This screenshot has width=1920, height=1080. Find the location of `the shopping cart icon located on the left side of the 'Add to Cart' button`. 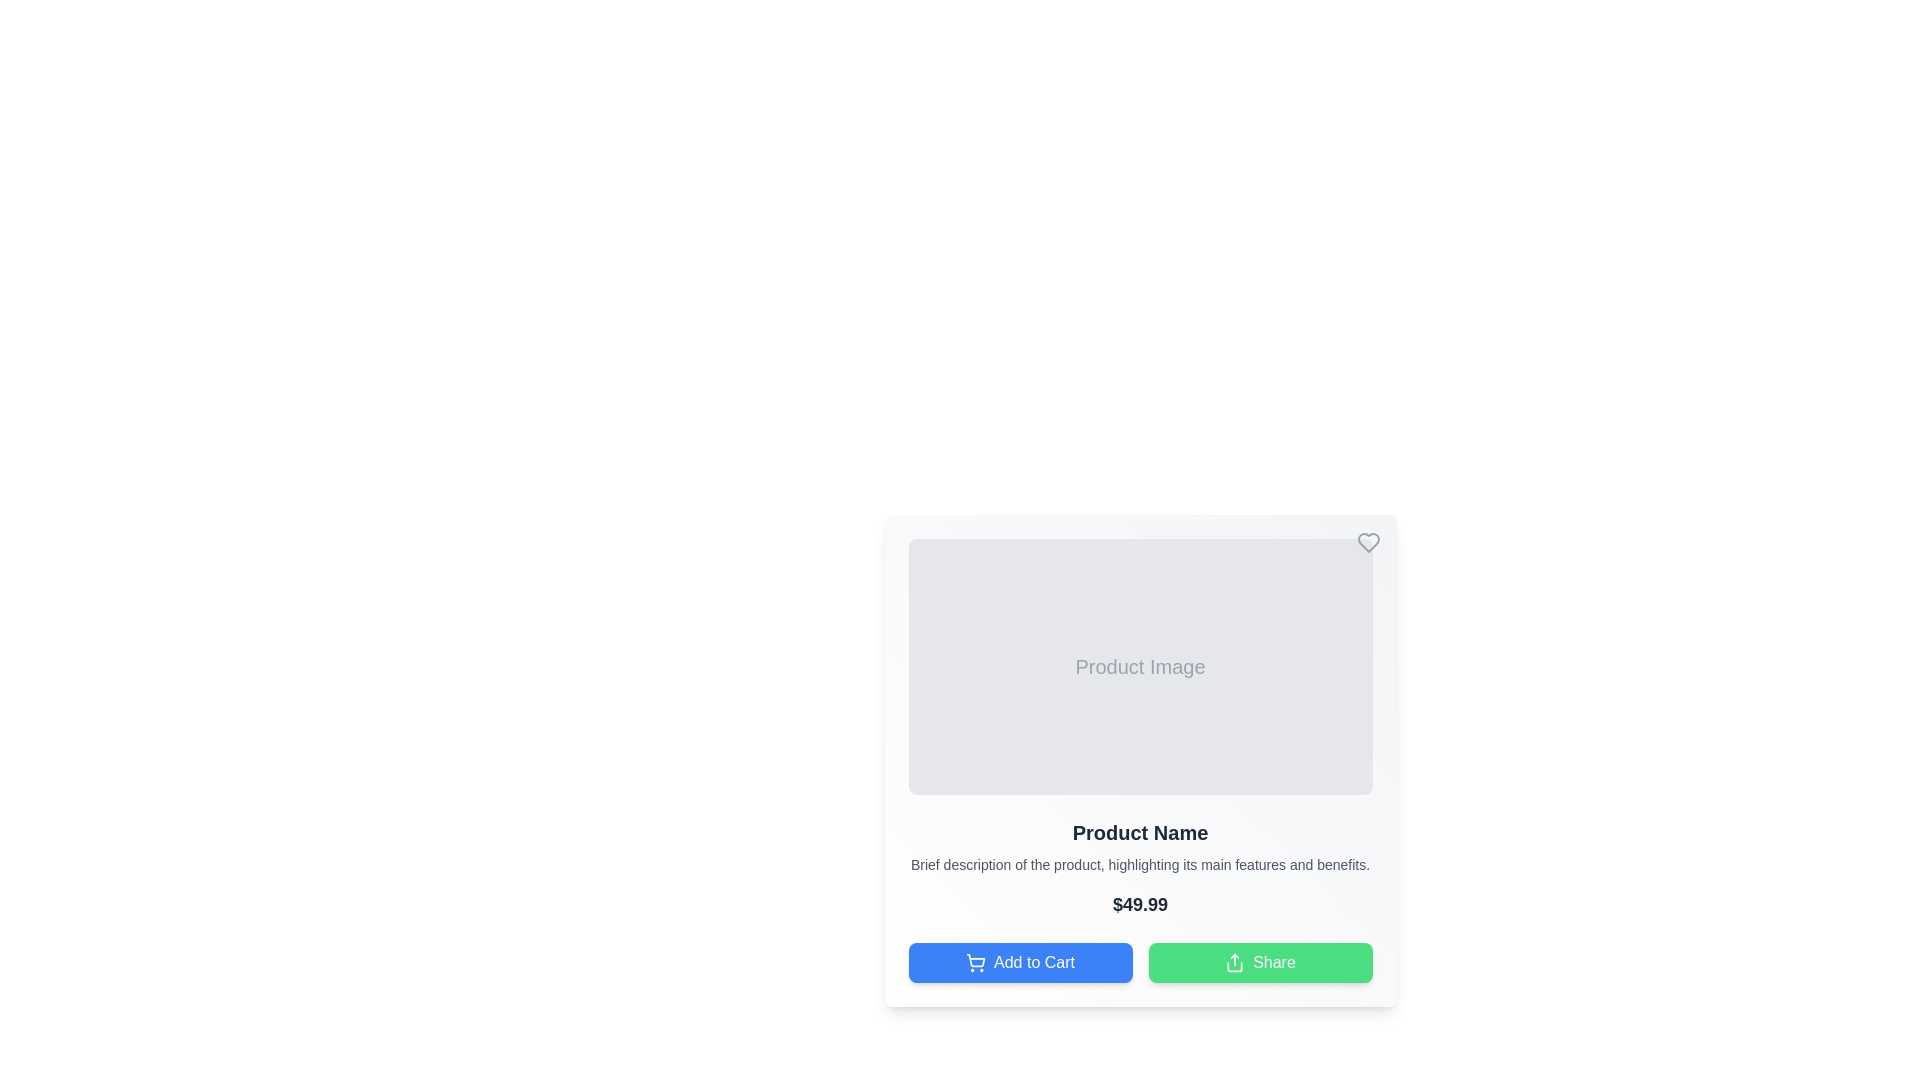

the shopping cart icon located on the left side of the 'Add to Cart' button is located at coordinates (975, 962).